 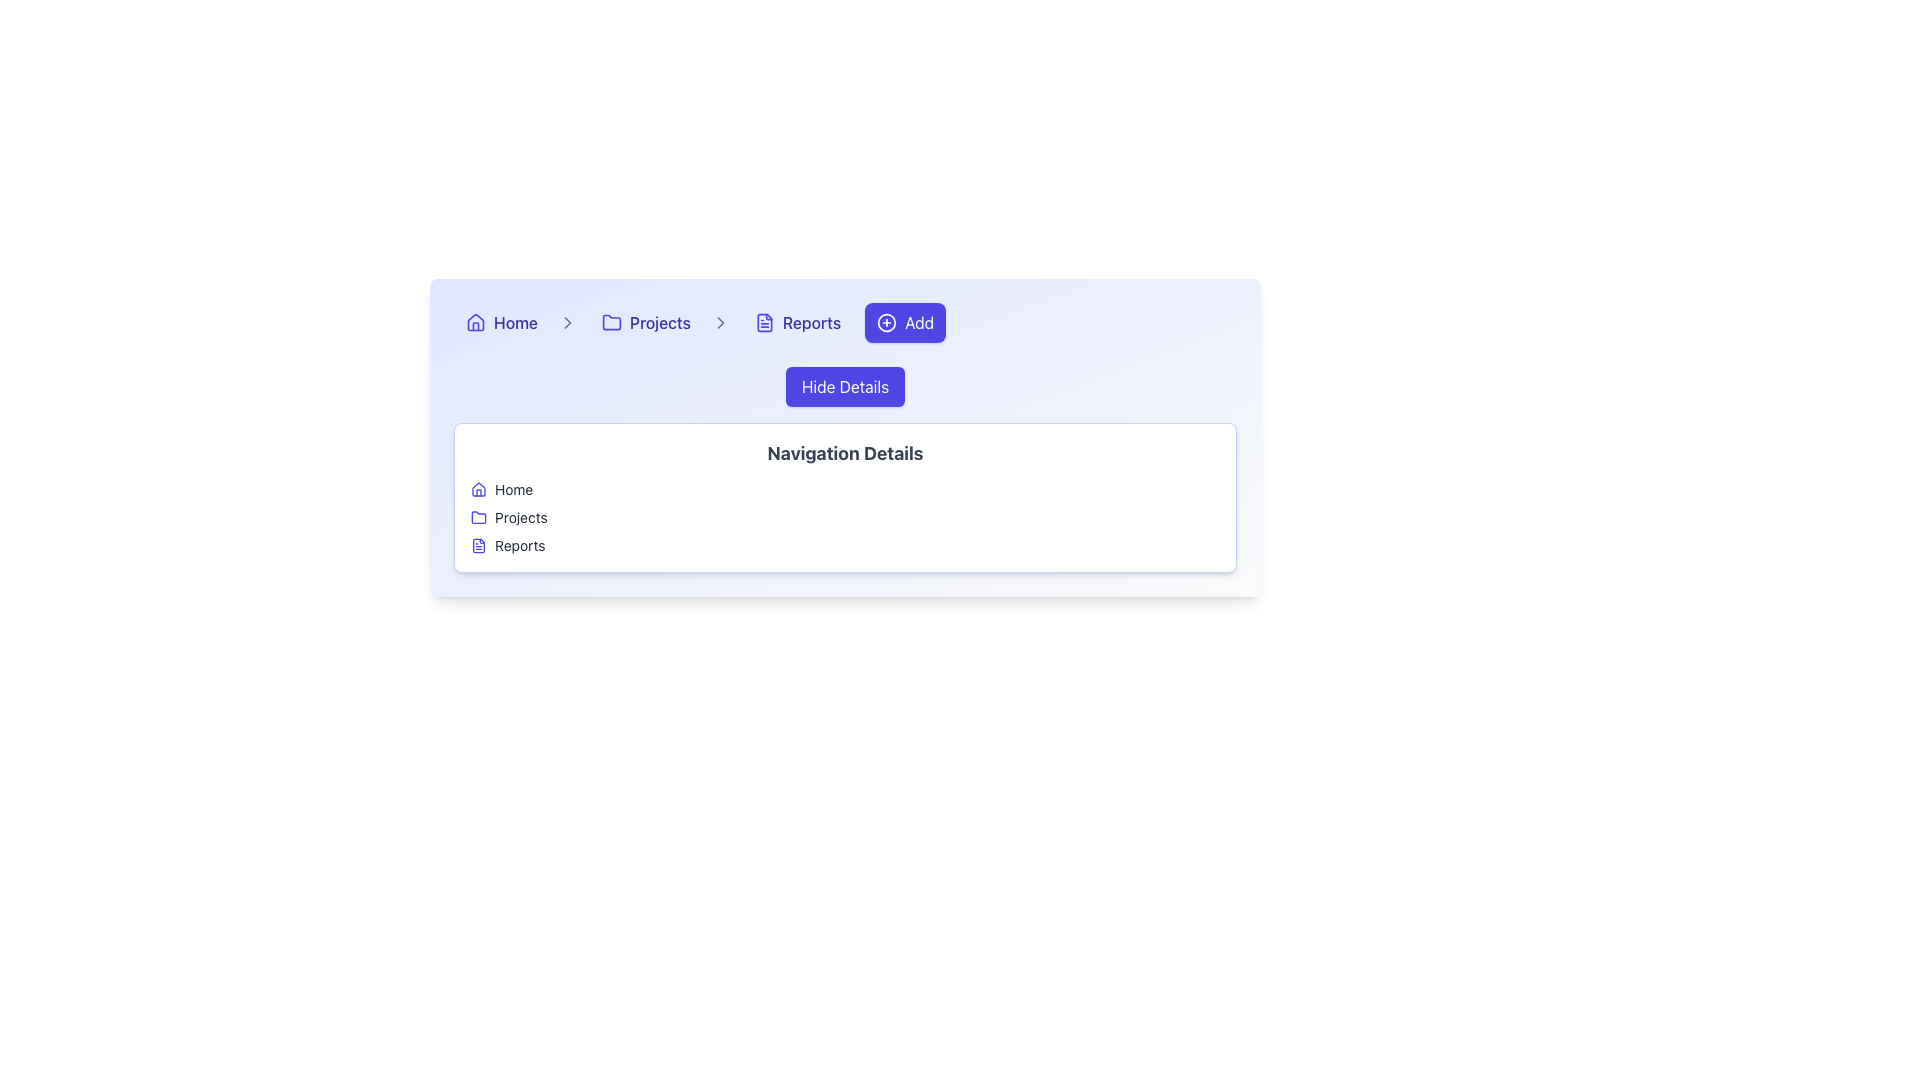 What do you see at coordinates (660, 322) in the screenshot?
I see `the 'Projects' navigation link, which is styled with a sans-serif font and includes a folder icon on the left and a chevron symbol on the right` at bounding box center [660, 322].